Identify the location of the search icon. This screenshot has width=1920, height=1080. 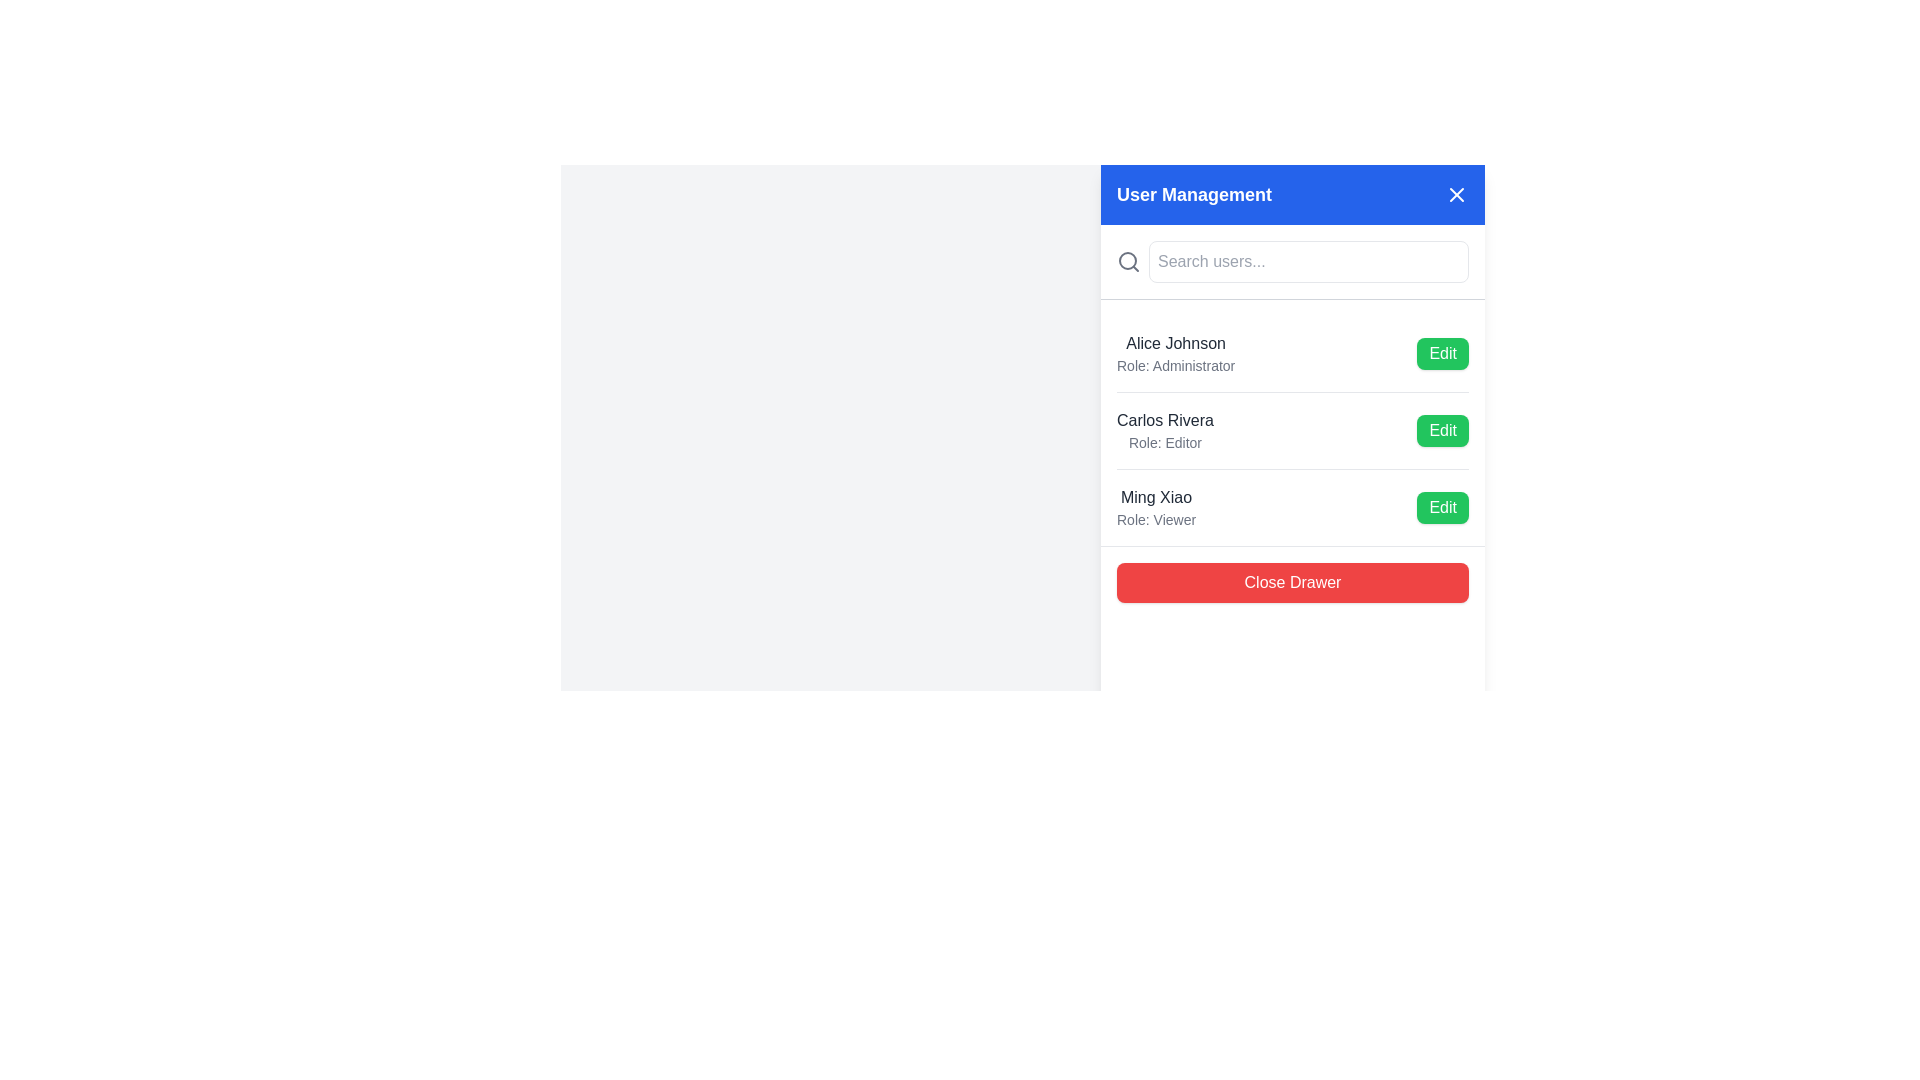
(1128, 260).